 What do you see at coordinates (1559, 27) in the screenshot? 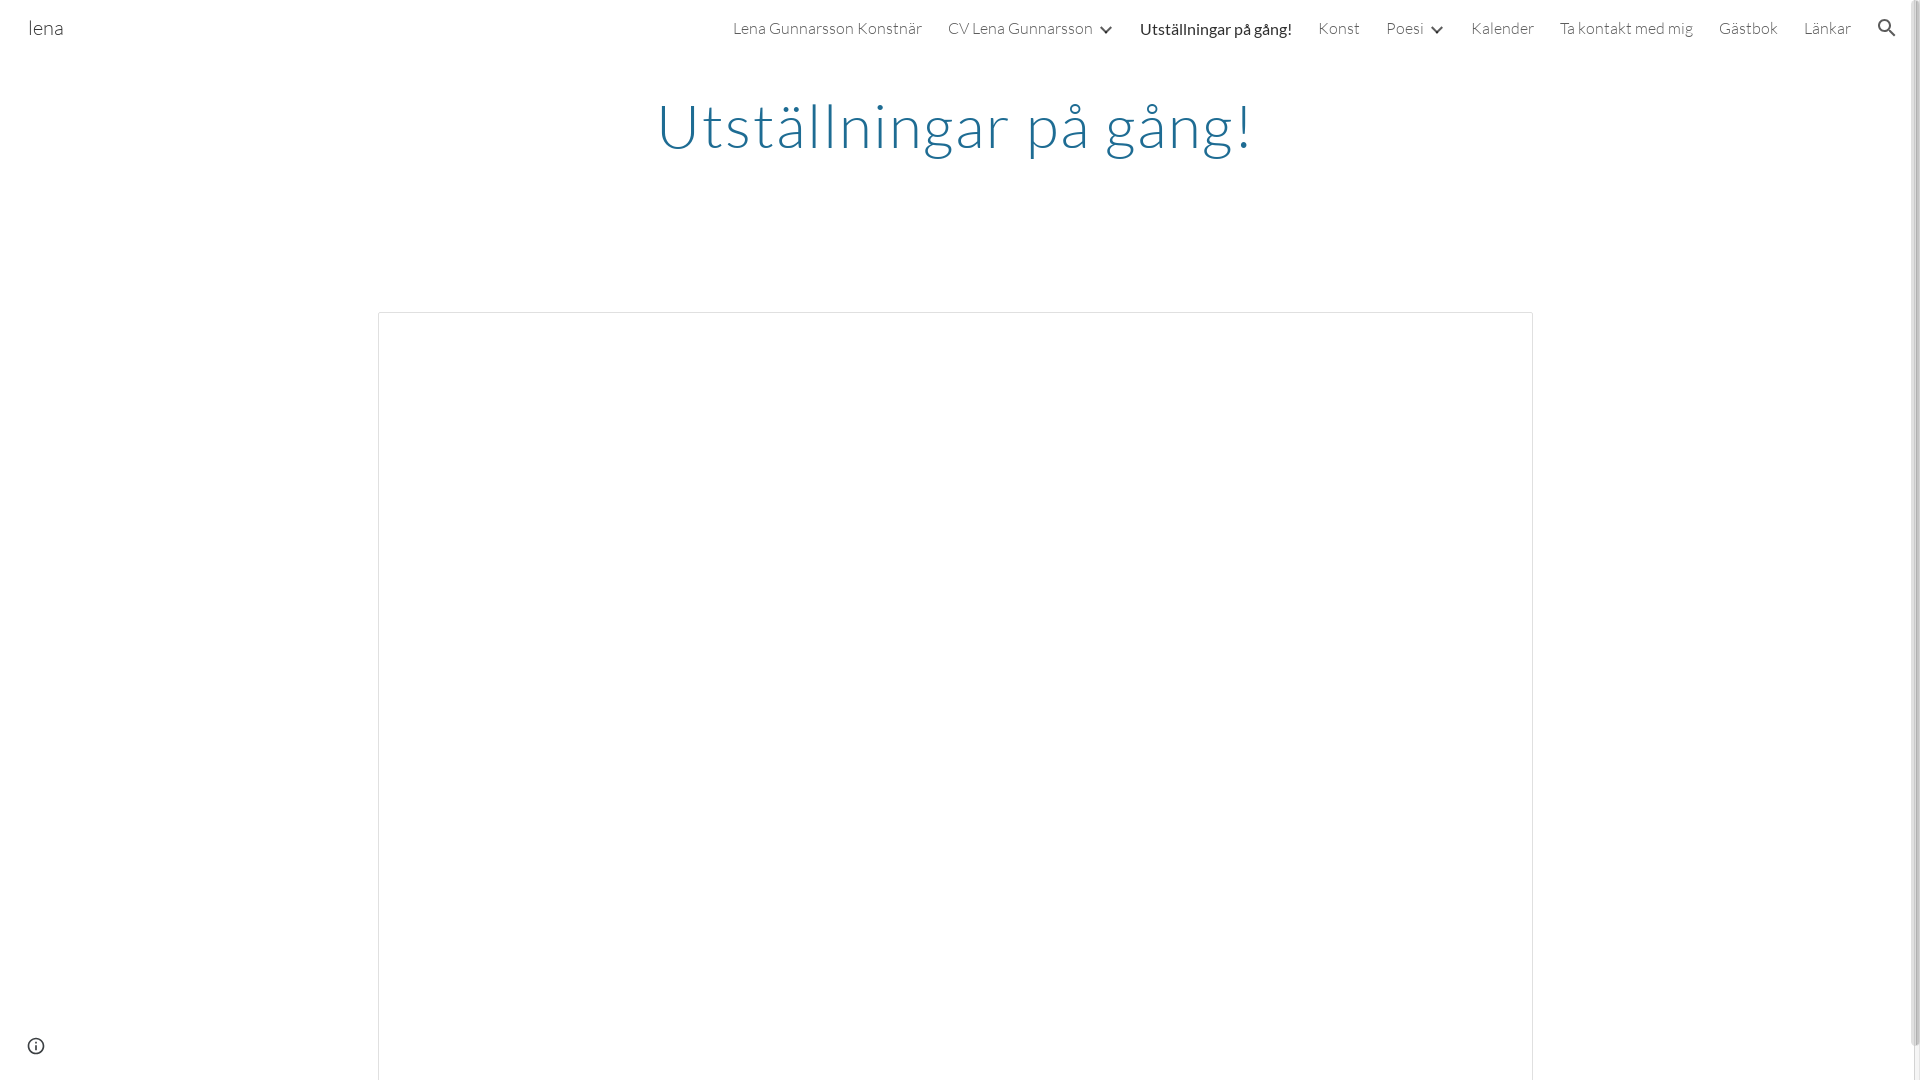
I see `'Ta kontakt med mig'` at bounding box center [1559, 27].